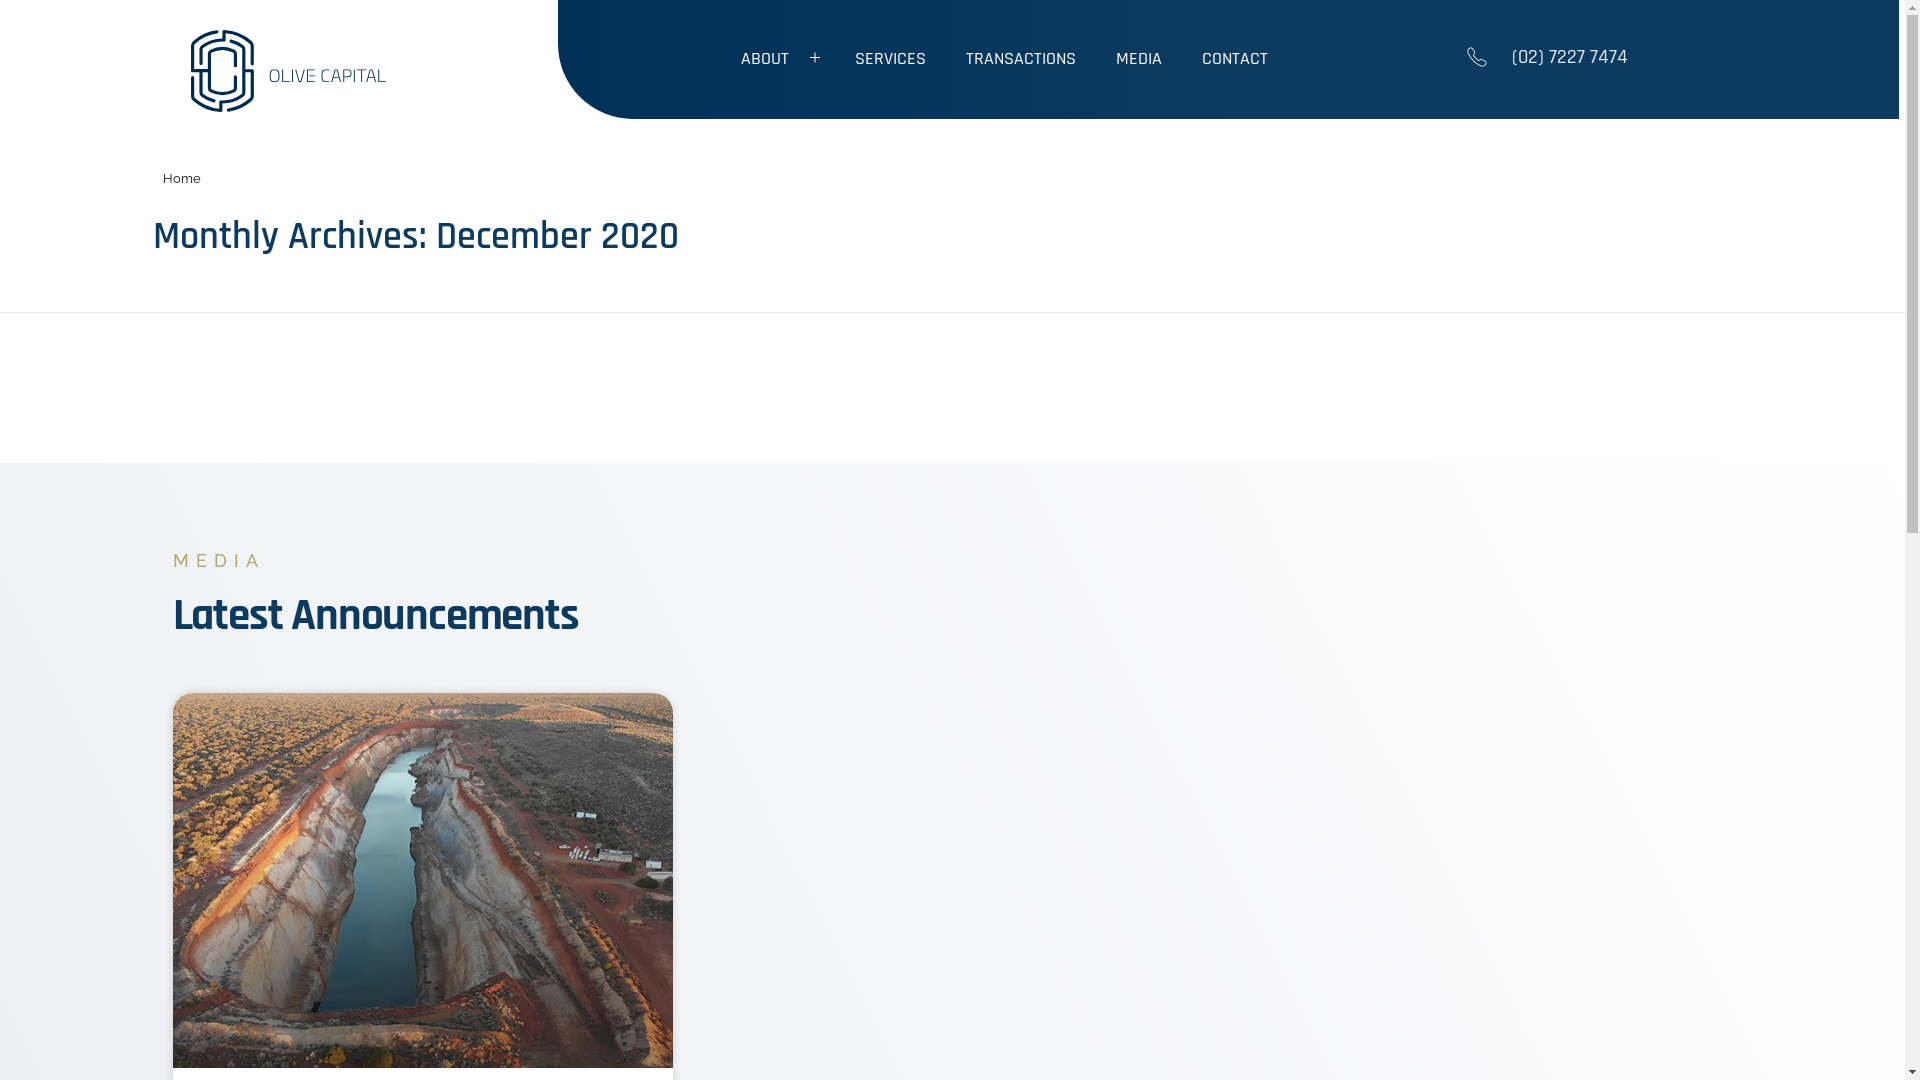  What do you see at coordinates (297, 69) in the screenshot?
I see `'OLIVE CAPITAL'` at bounding box center [297, 69].